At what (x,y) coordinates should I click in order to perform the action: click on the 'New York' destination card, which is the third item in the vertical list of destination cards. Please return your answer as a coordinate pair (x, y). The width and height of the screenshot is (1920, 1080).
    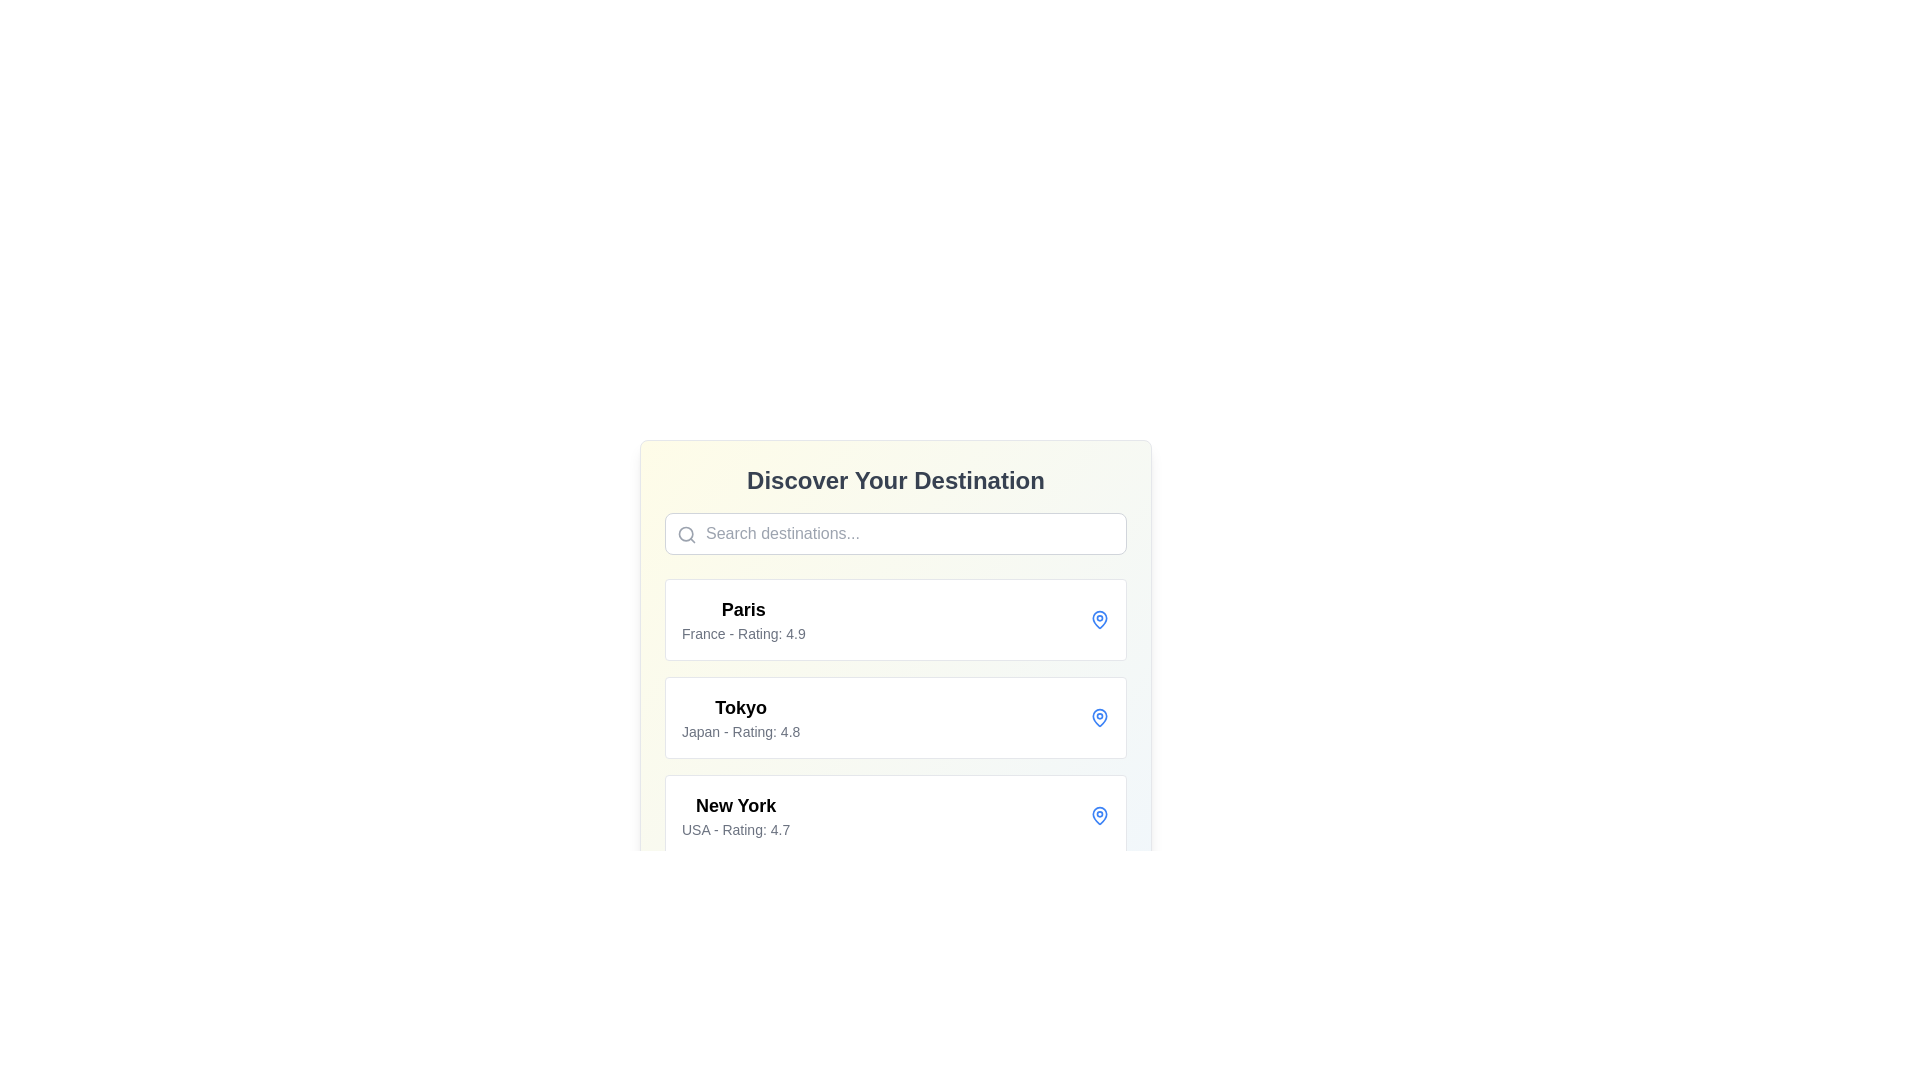
    Looking at the image, I should click on (895, 816).